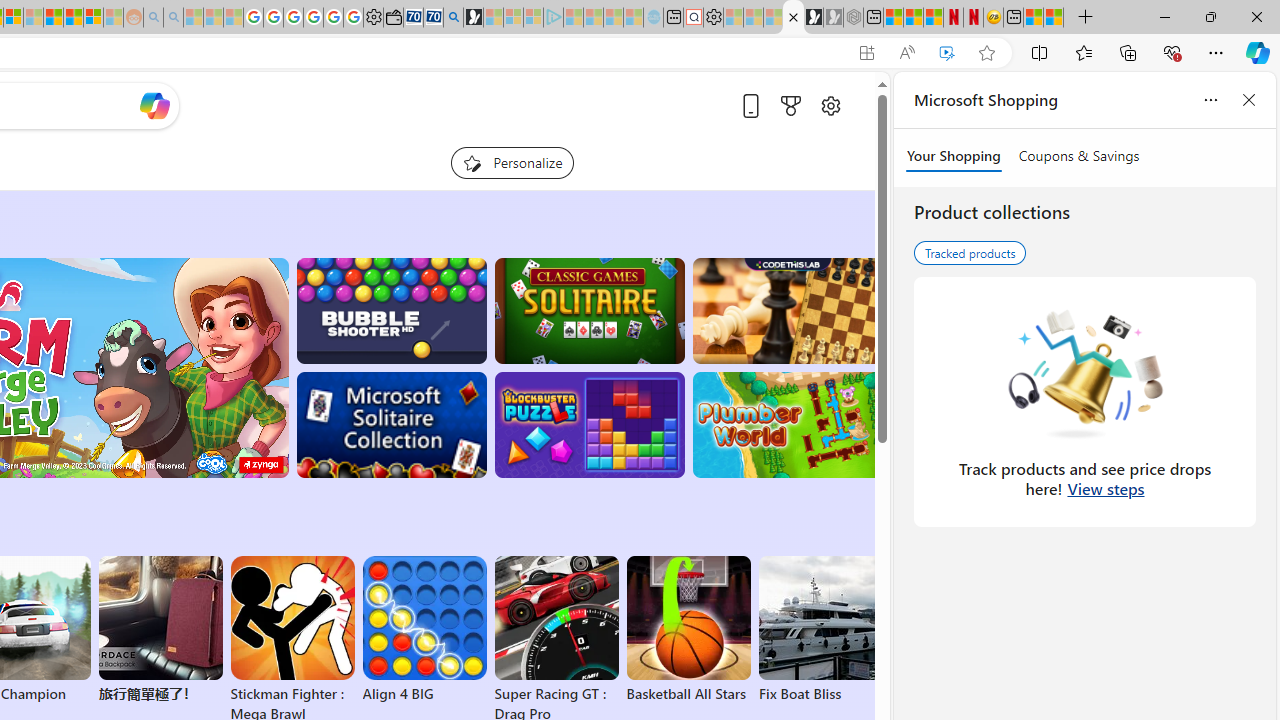 This screenshot has height=720, width=1280. I want to click on 'Fix Boat Bliss', so click(820, 693).